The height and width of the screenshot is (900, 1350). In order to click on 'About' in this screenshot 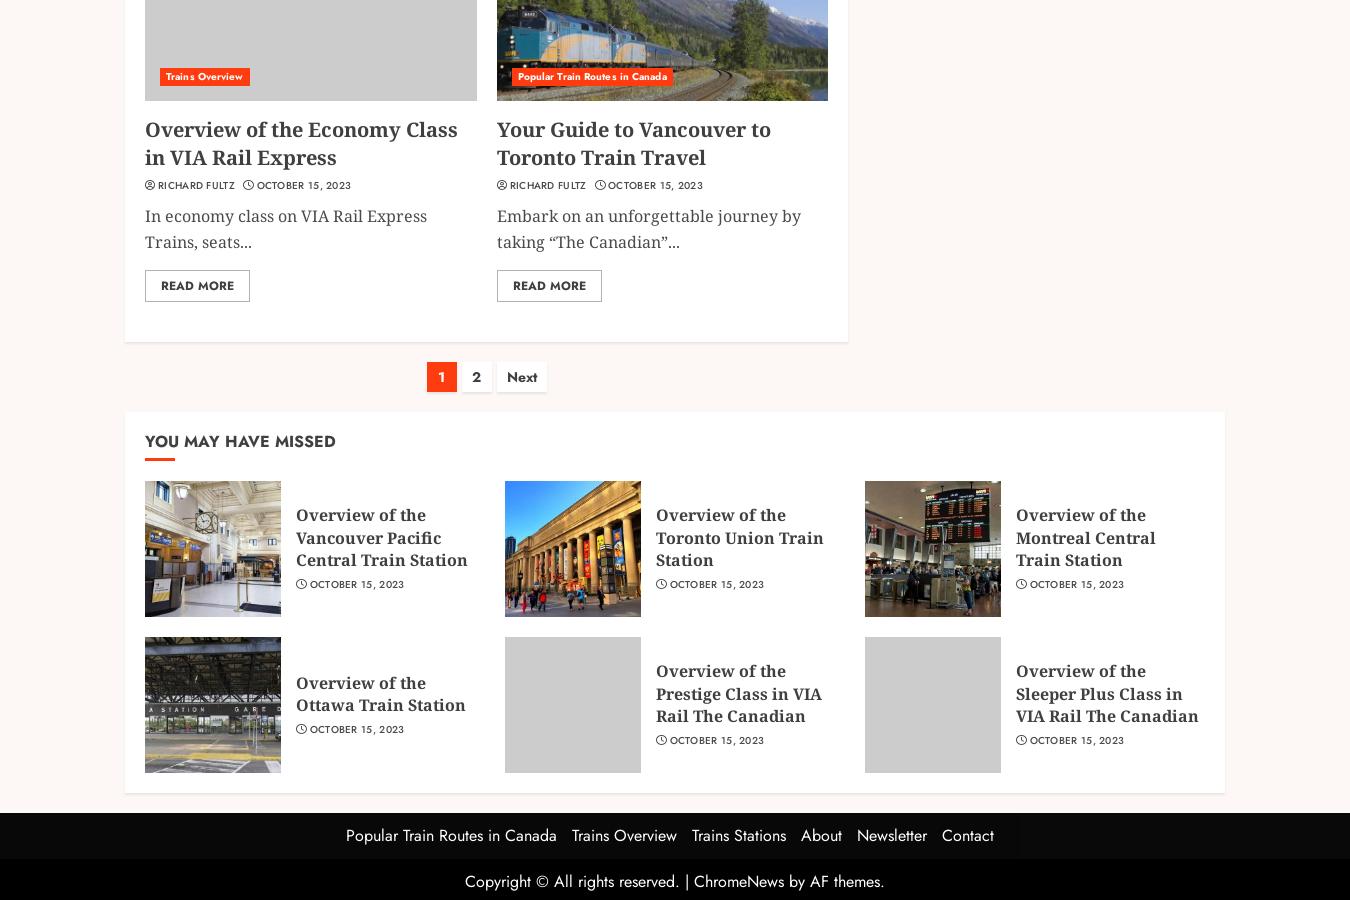, I will do `click(821, 834)`.